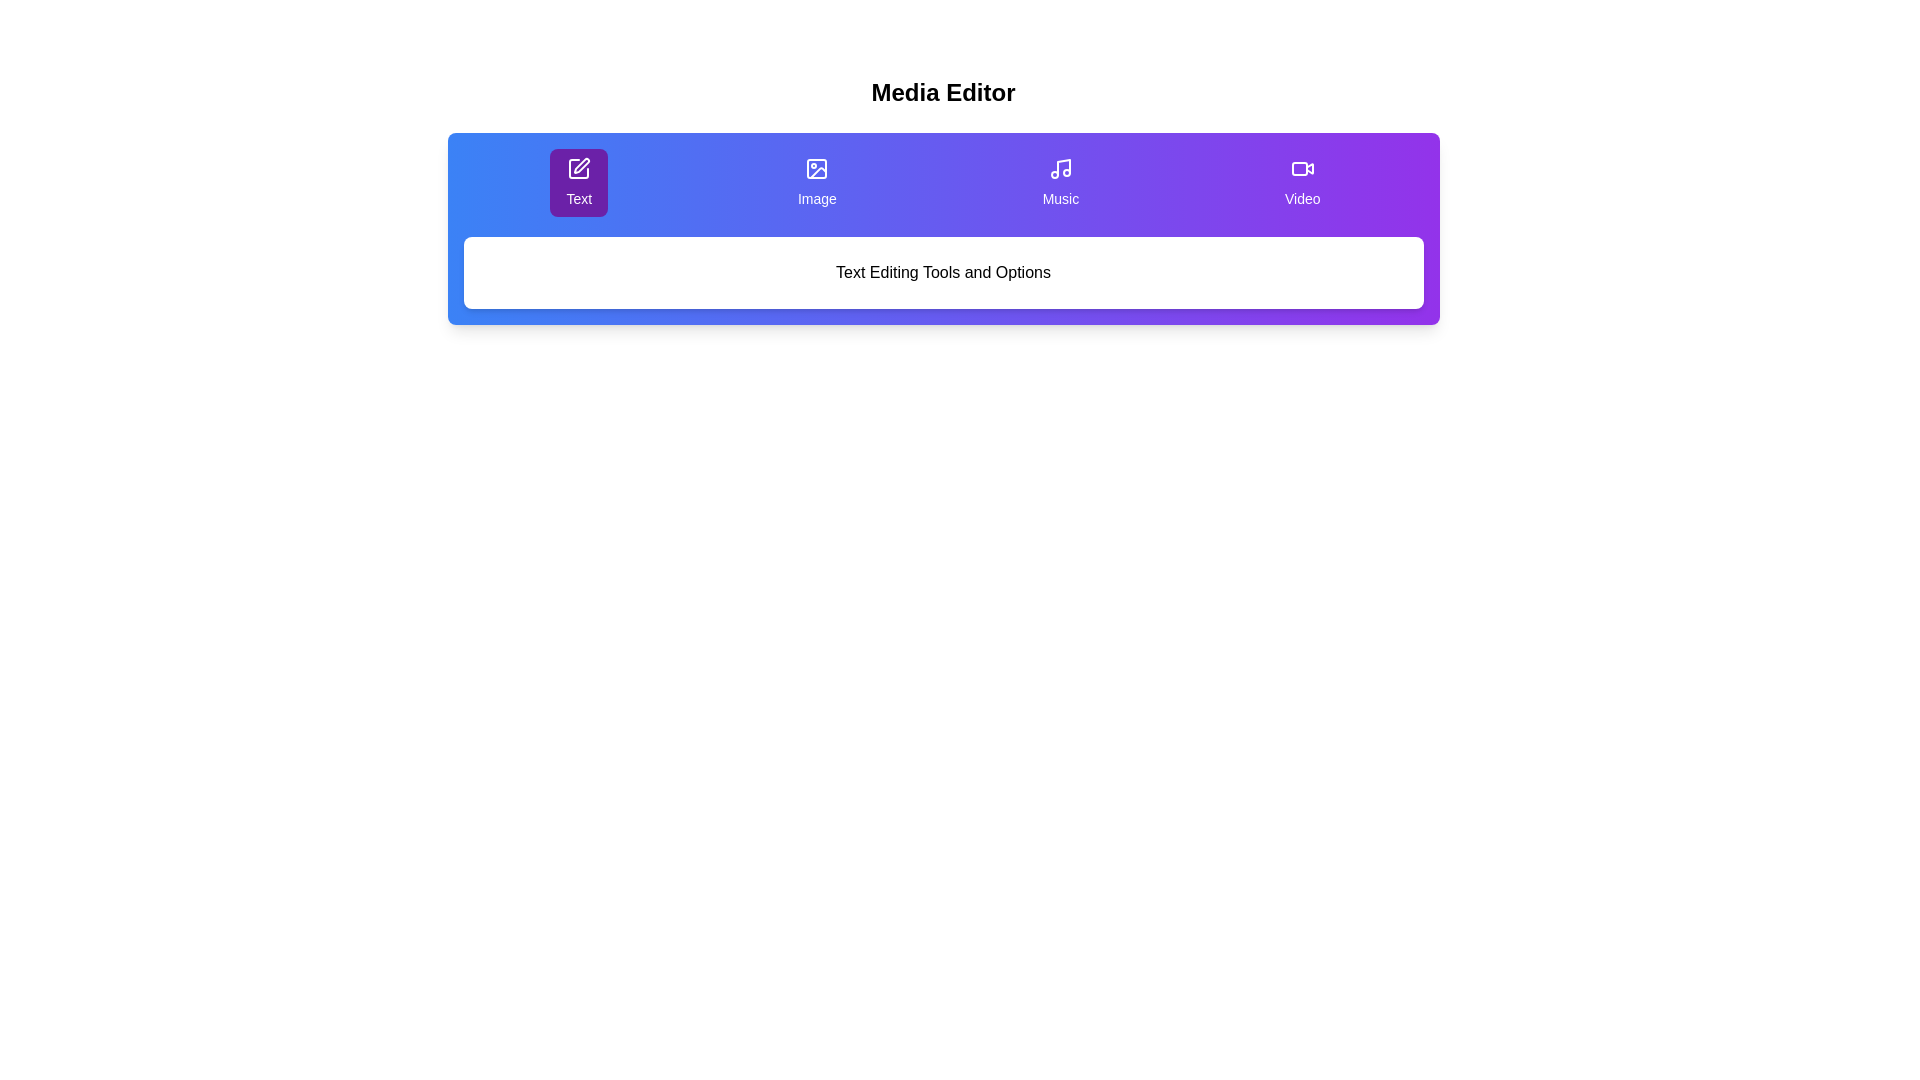 The height and width of the screenshot is (1080, 1920). I want to click on the text label displaying the word 'Image', which is centrally aligned below an image icon within a clickable button in a toolbar, so click(817, 199).